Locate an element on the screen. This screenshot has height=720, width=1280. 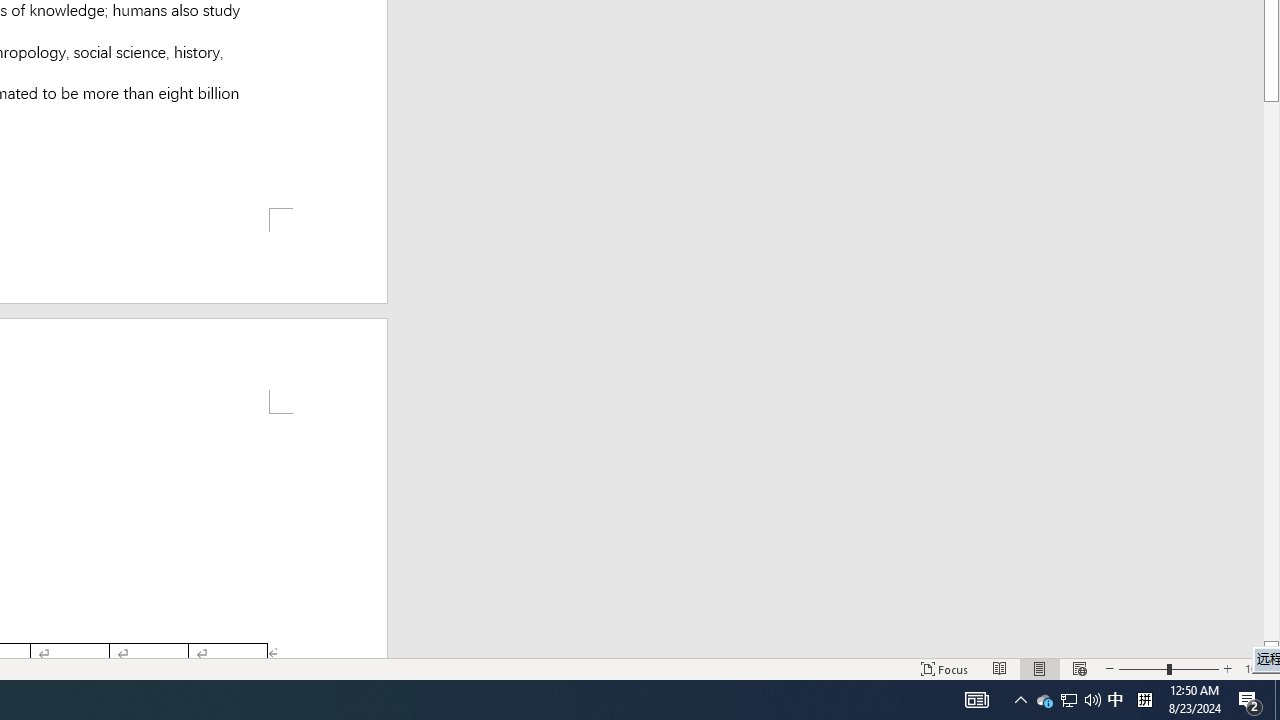
'Zoom 100%' is located at coordinates (1257, 669).